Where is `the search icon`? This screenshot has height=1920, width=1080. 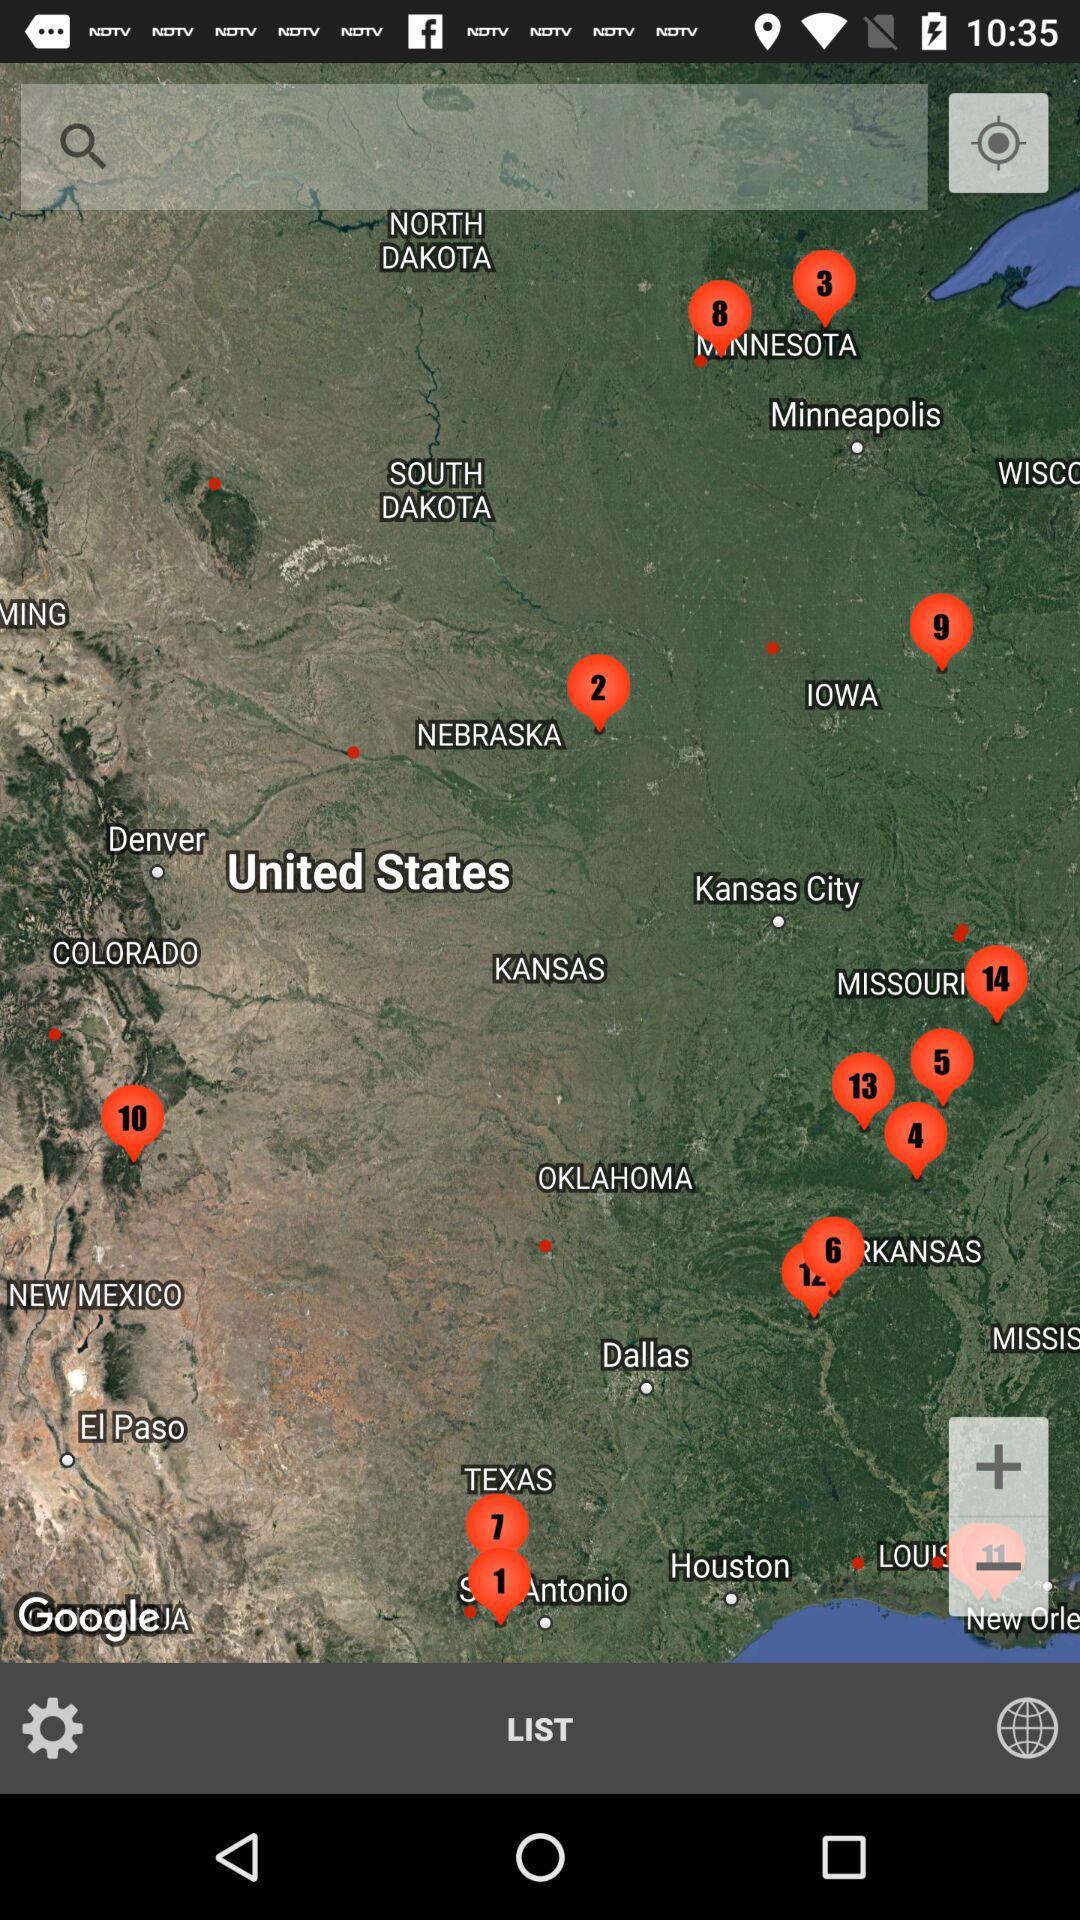 the search icon is located at coordinates (83, 146).